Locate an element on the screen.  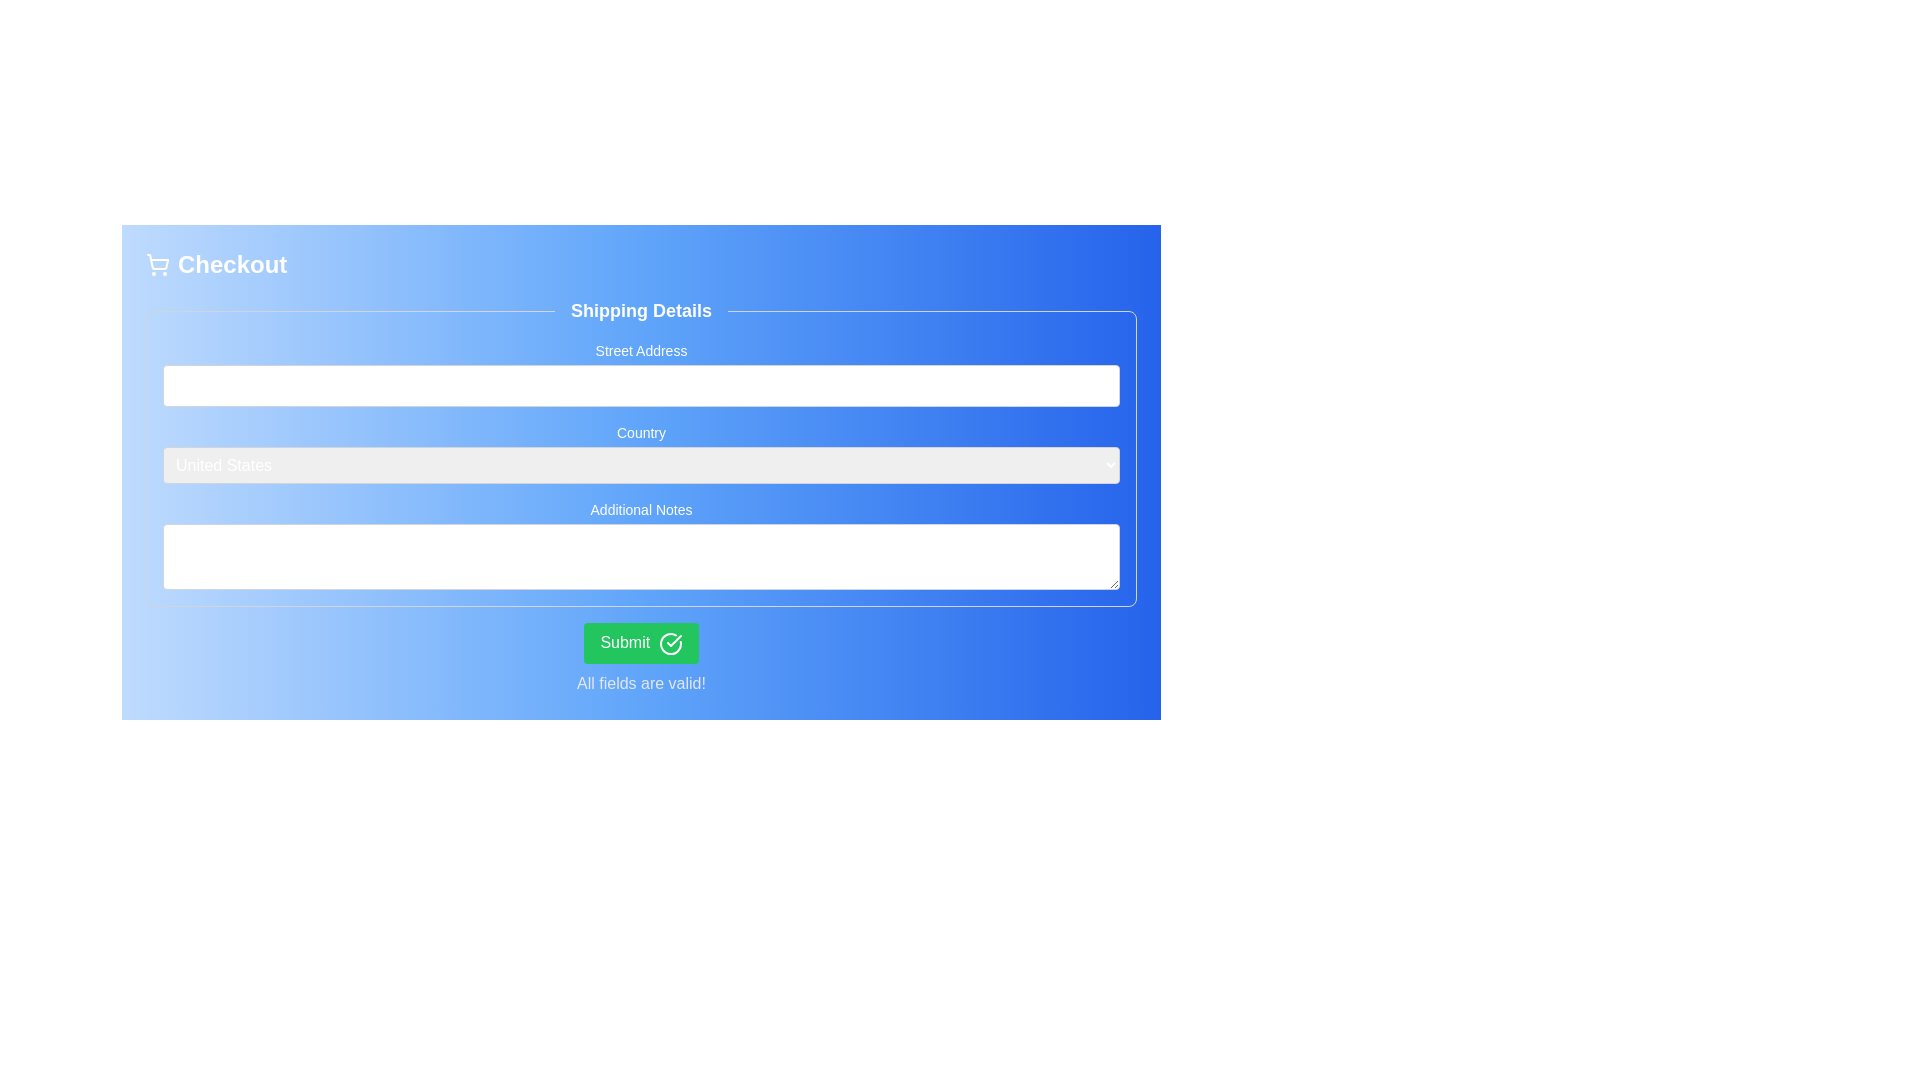
the 'Street Address' text label, which is styled in a medium-sized, bold font on a blue gradient background, located in the upper-middle section of the Shipping Details form is located at coordinates (641, 350).